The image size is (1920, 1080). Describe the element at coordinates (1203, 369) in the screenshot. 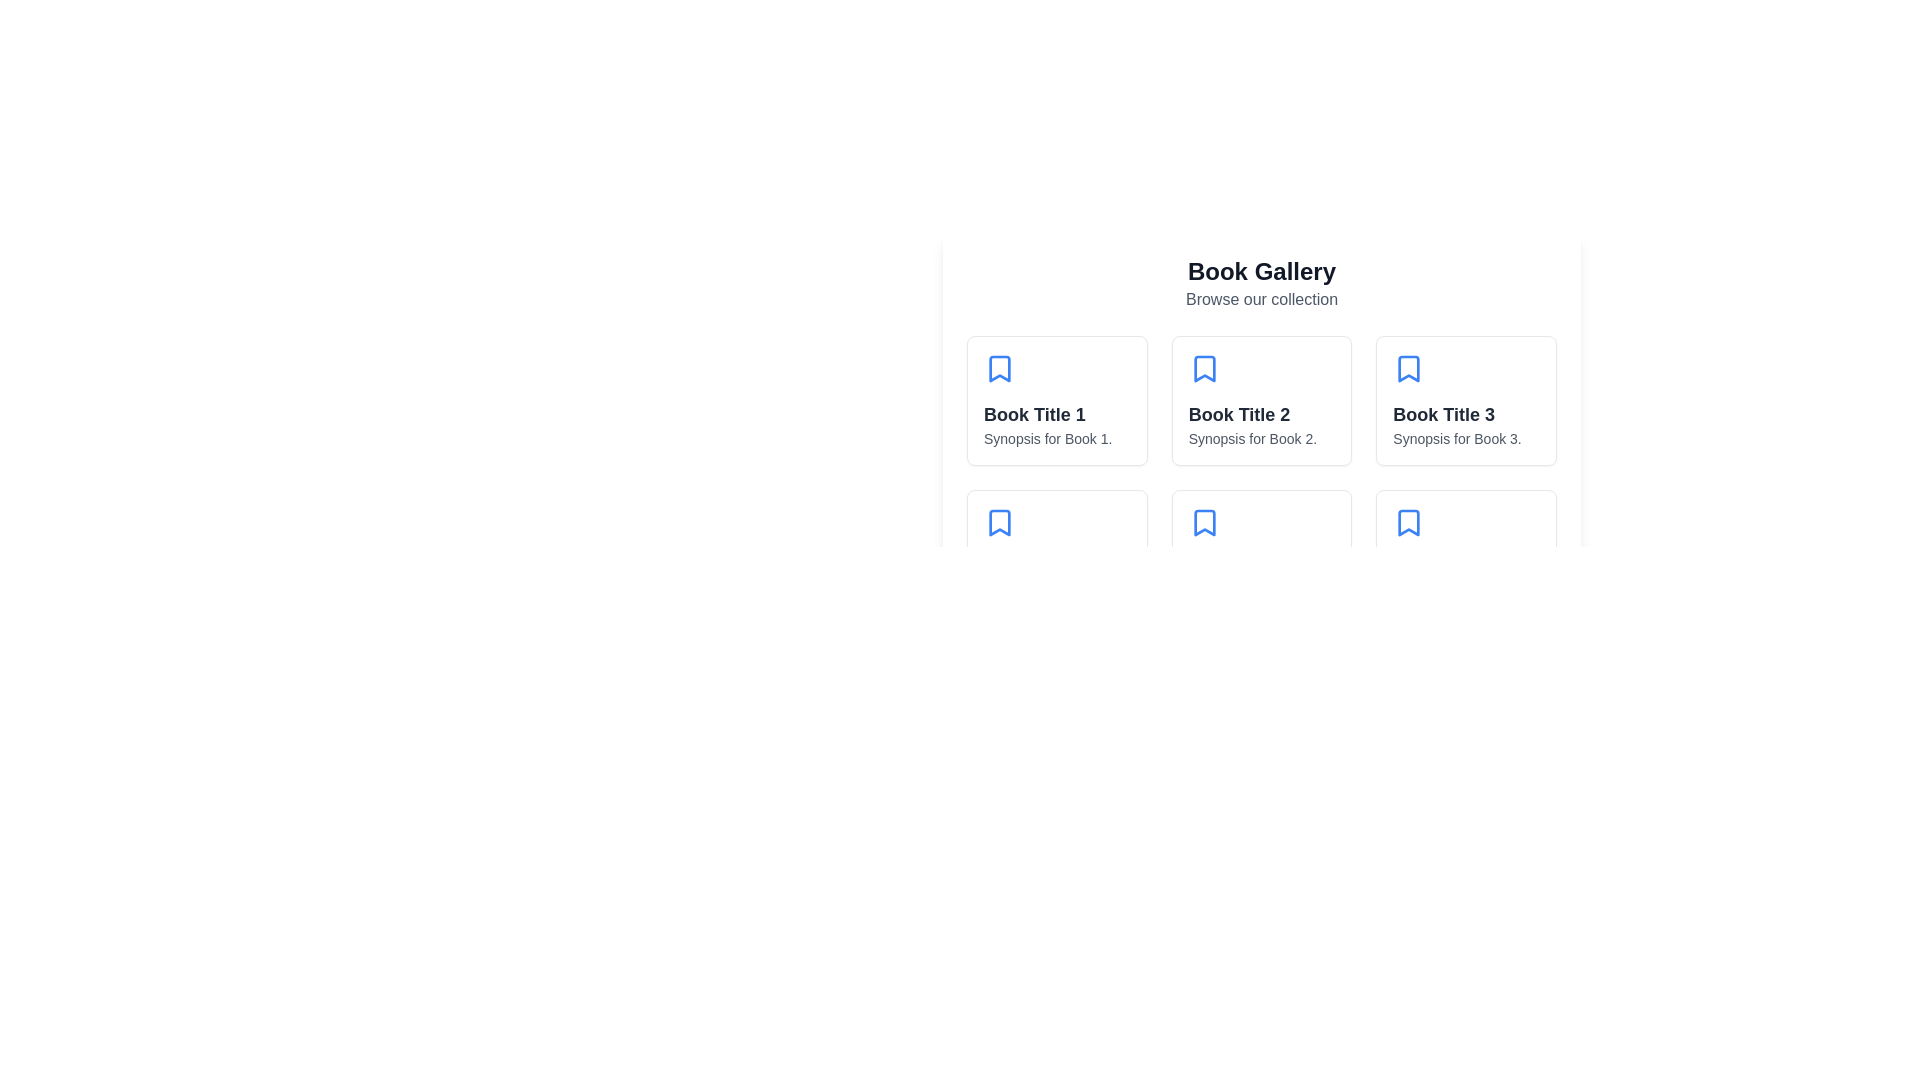

I see `the status icon in the header section of the 'Book Title 2' card, which allows users to save, bookmark, or mark the book as a favorite` at that location.